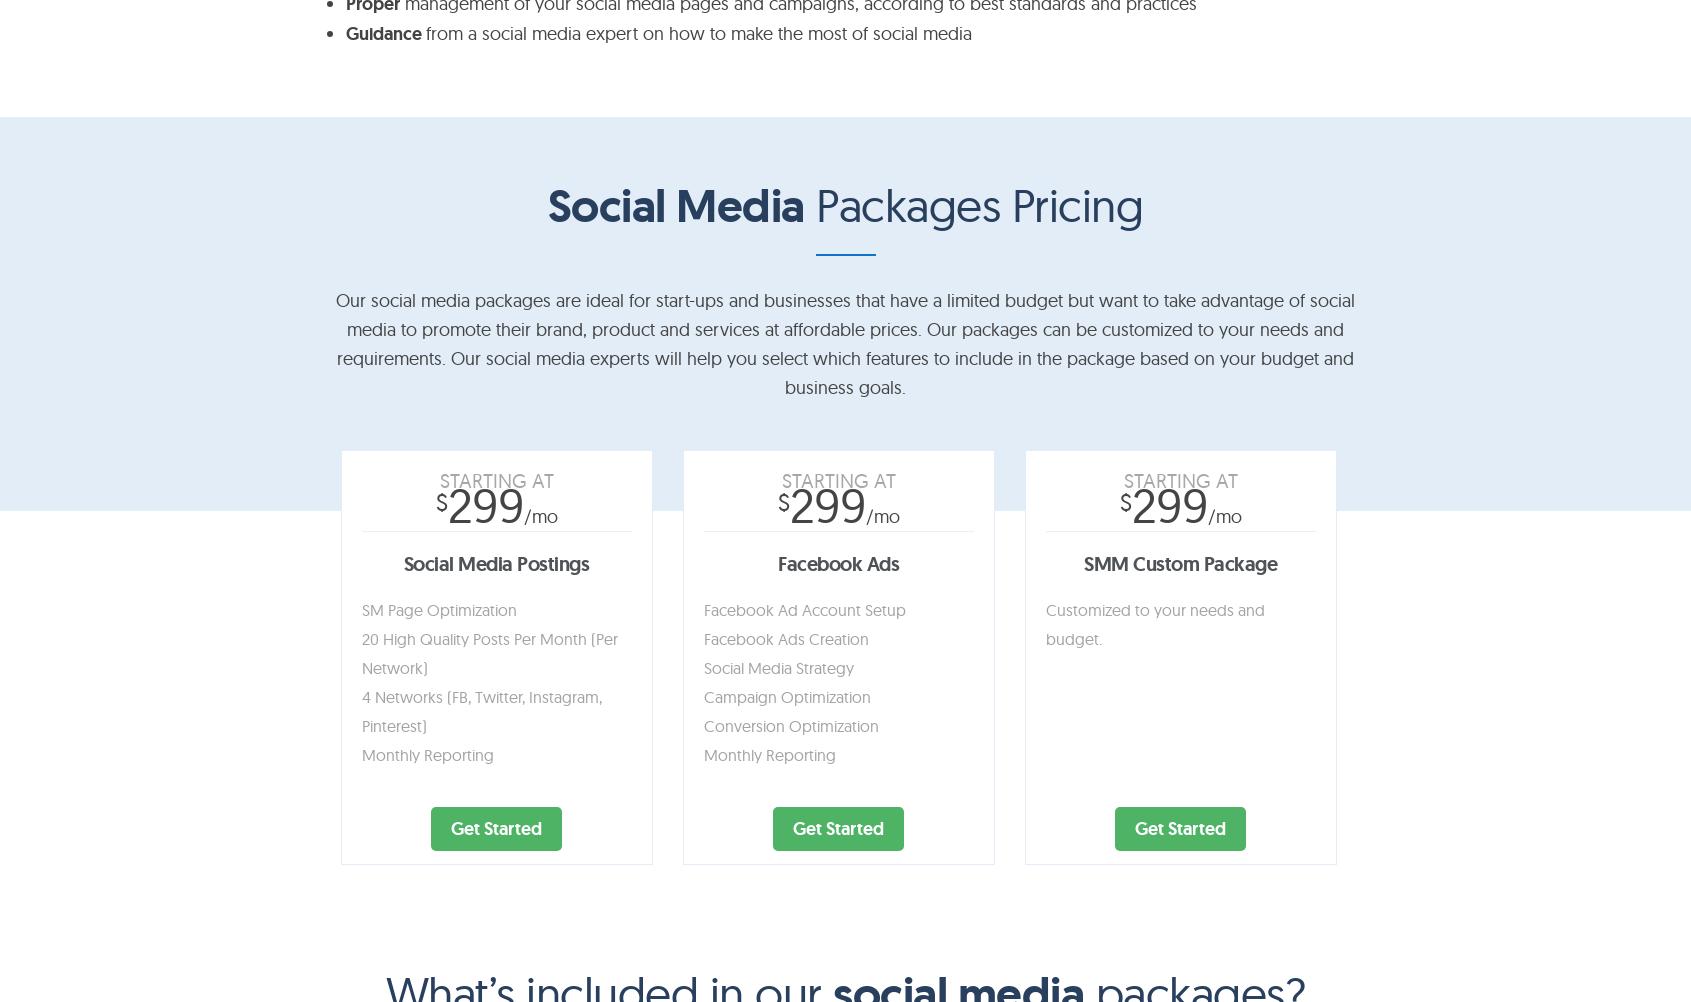 This screenshot has height=1002, width=1691. Describe the element at coordinates (784, 636) in the screenshot. I see `'Facebook Ads Creation'` at that location.